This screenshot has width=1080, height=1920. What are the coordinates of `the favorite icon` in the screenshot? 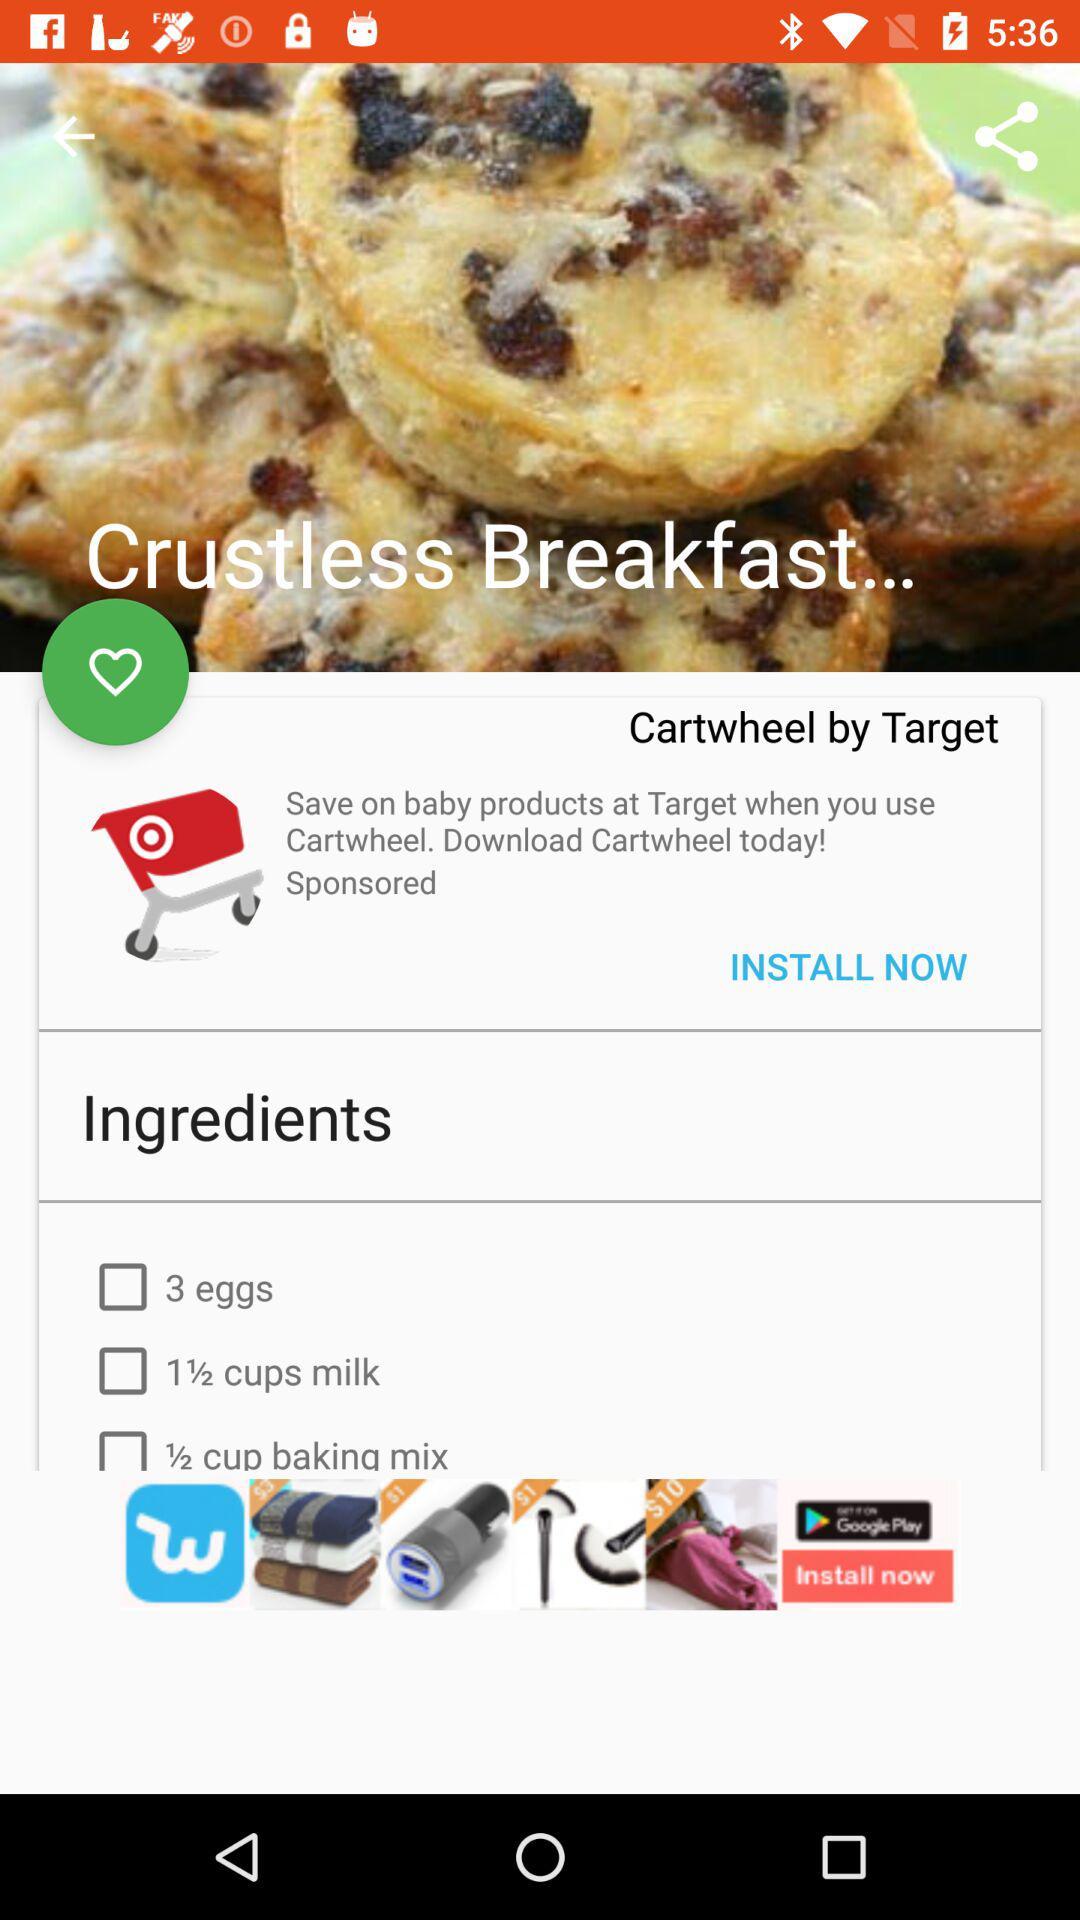 It's located at (115, 672).